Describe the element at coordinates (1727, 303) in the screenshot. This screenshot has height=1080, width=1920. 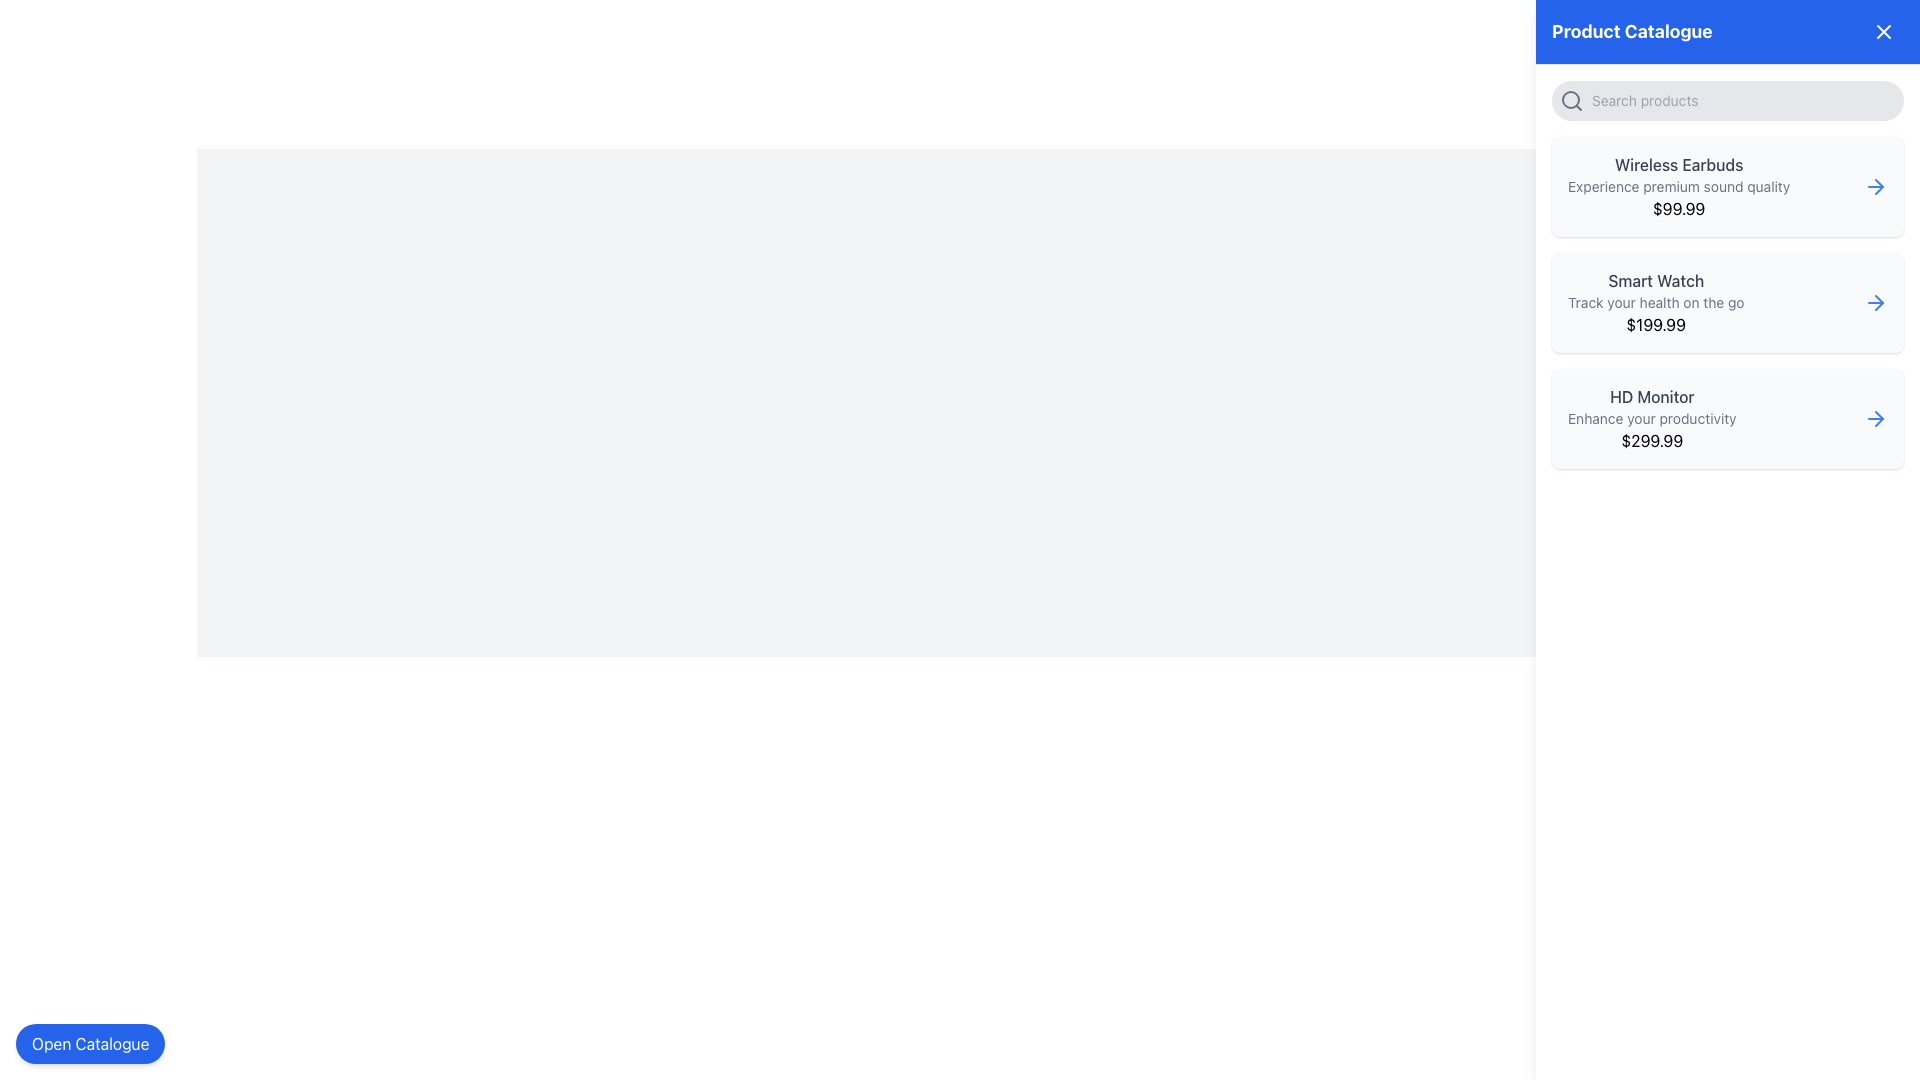
I see `the 'Smart Watch' product card, which is the second card in the vertical list of the 'Product Catalogue' section, positioned between 'Wireless Earbuds' and 'HD Monitor'` at that location.